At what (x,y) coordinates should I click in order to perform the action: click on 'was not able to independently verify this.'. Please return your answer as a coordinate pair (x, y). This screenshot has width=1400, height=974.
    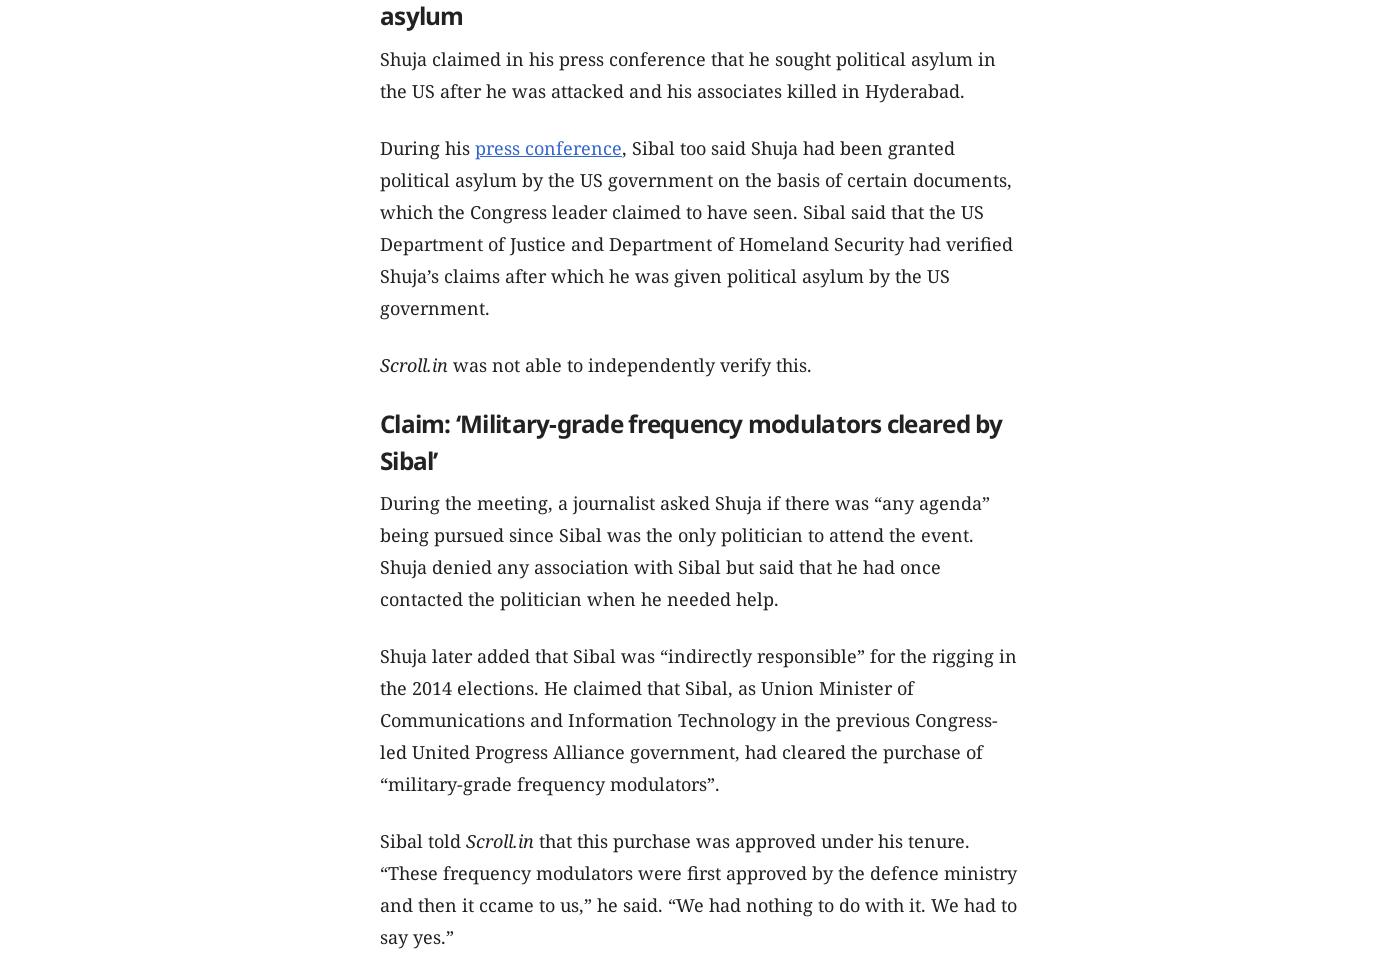
    Looking at the image, I should click on (453, 364).